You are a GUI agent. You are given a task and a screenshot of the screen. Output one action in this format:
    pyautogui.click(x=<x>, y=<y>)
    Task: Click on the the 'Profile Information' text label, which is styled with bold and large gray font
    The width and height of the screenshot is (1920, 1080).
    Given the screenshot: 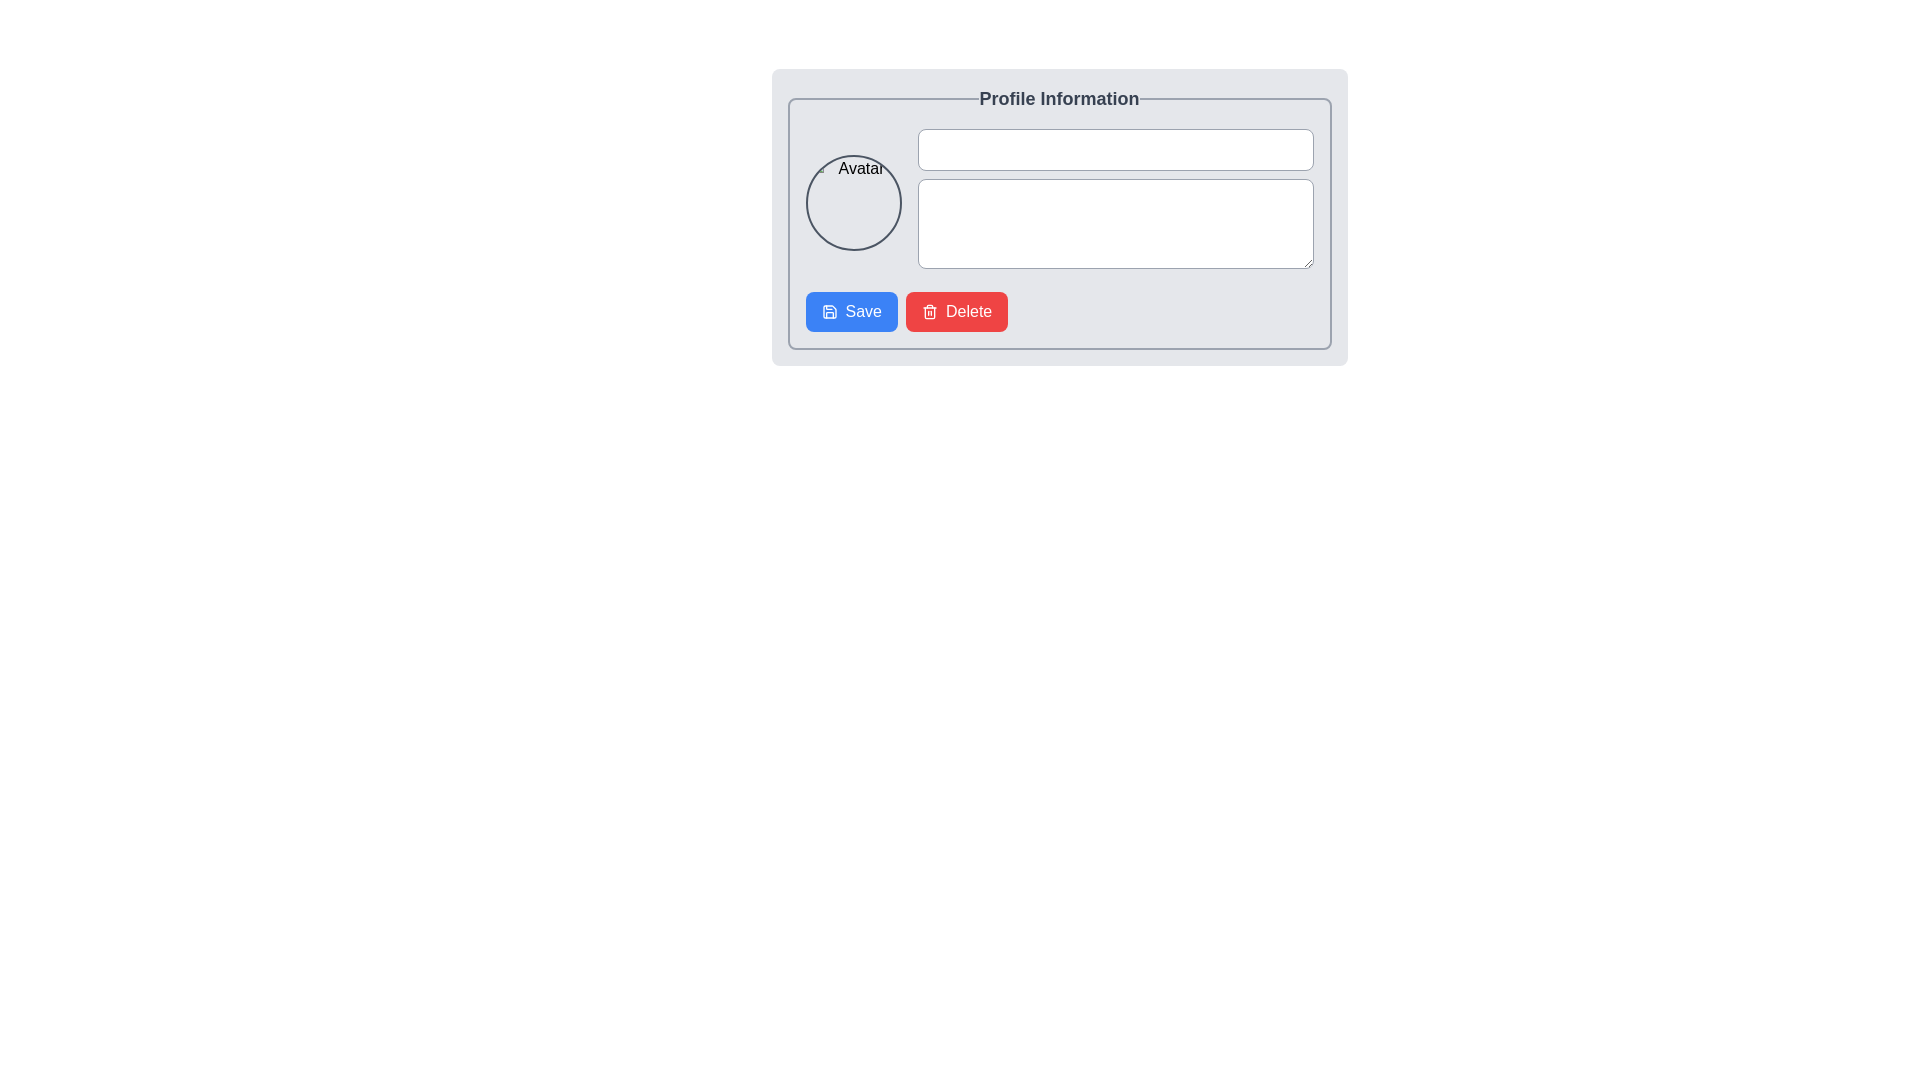 What is the action you would take?
    pyautogui.click(x=1058, y=99)
    